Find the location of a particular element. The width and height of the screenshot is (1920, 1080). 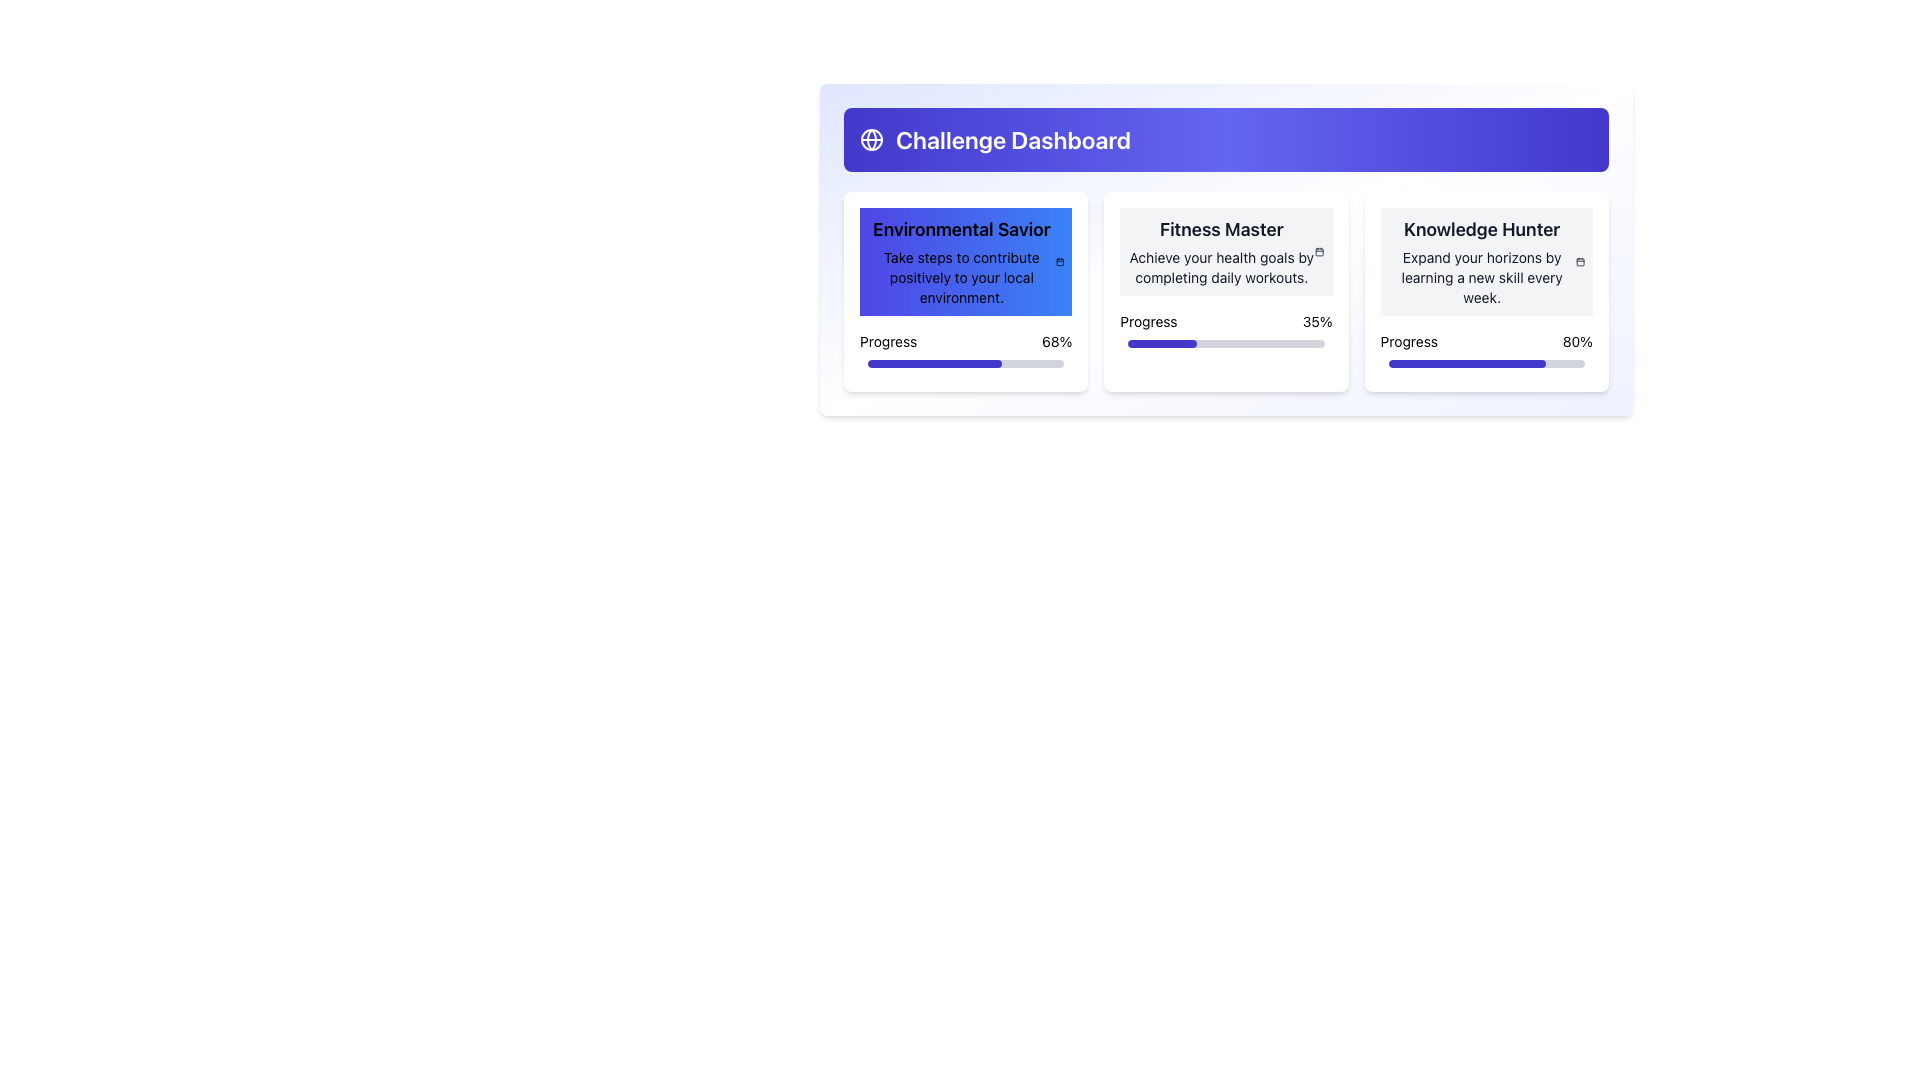

the middle curved line component of the globe icon within the SVG graphic, which has a thin, uniform stroke and forms a symmetrical parabolic curve is located at coordinates (872, 138).